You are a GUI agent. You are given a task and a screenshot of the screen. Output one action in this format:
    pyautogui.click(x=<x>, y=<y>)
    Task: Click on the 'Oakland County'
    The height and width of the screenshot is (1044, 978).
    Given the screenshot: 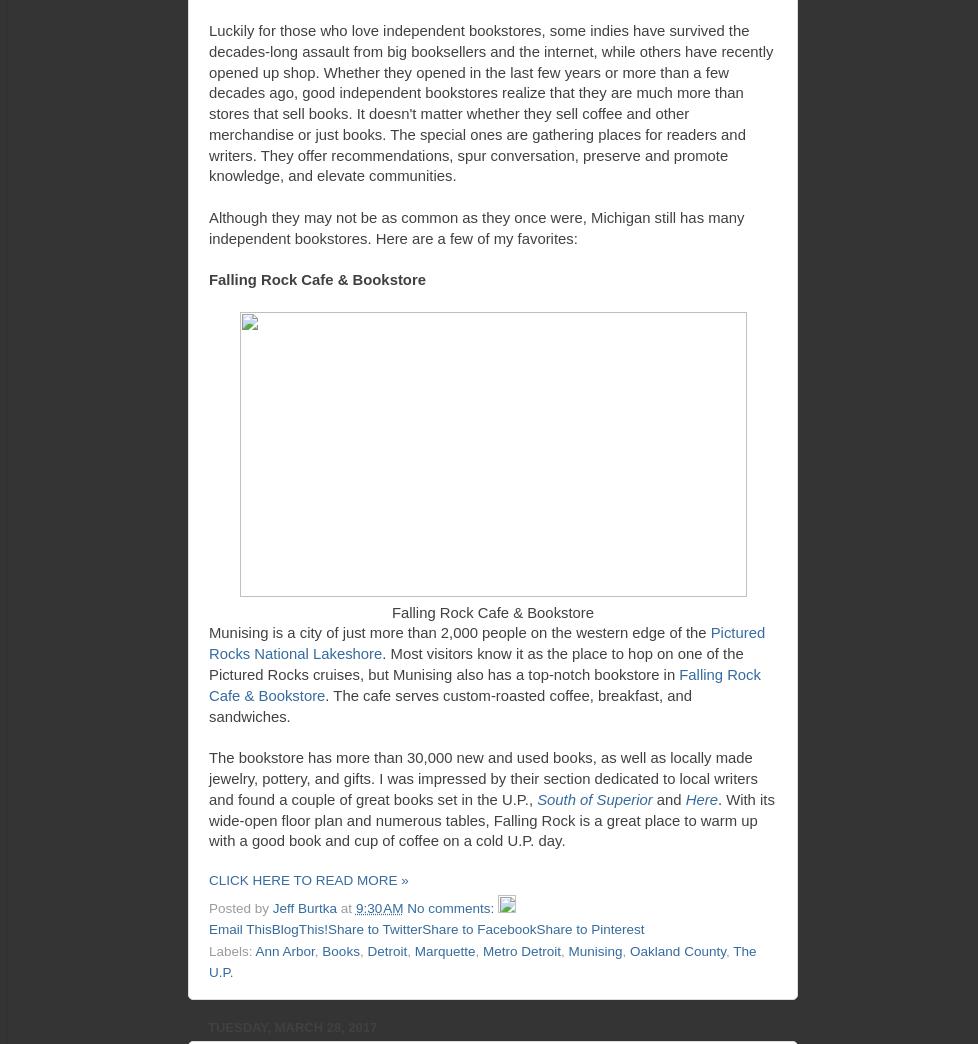 What is the action you would take?
    pyautogui.click(x=677, y=949)
    